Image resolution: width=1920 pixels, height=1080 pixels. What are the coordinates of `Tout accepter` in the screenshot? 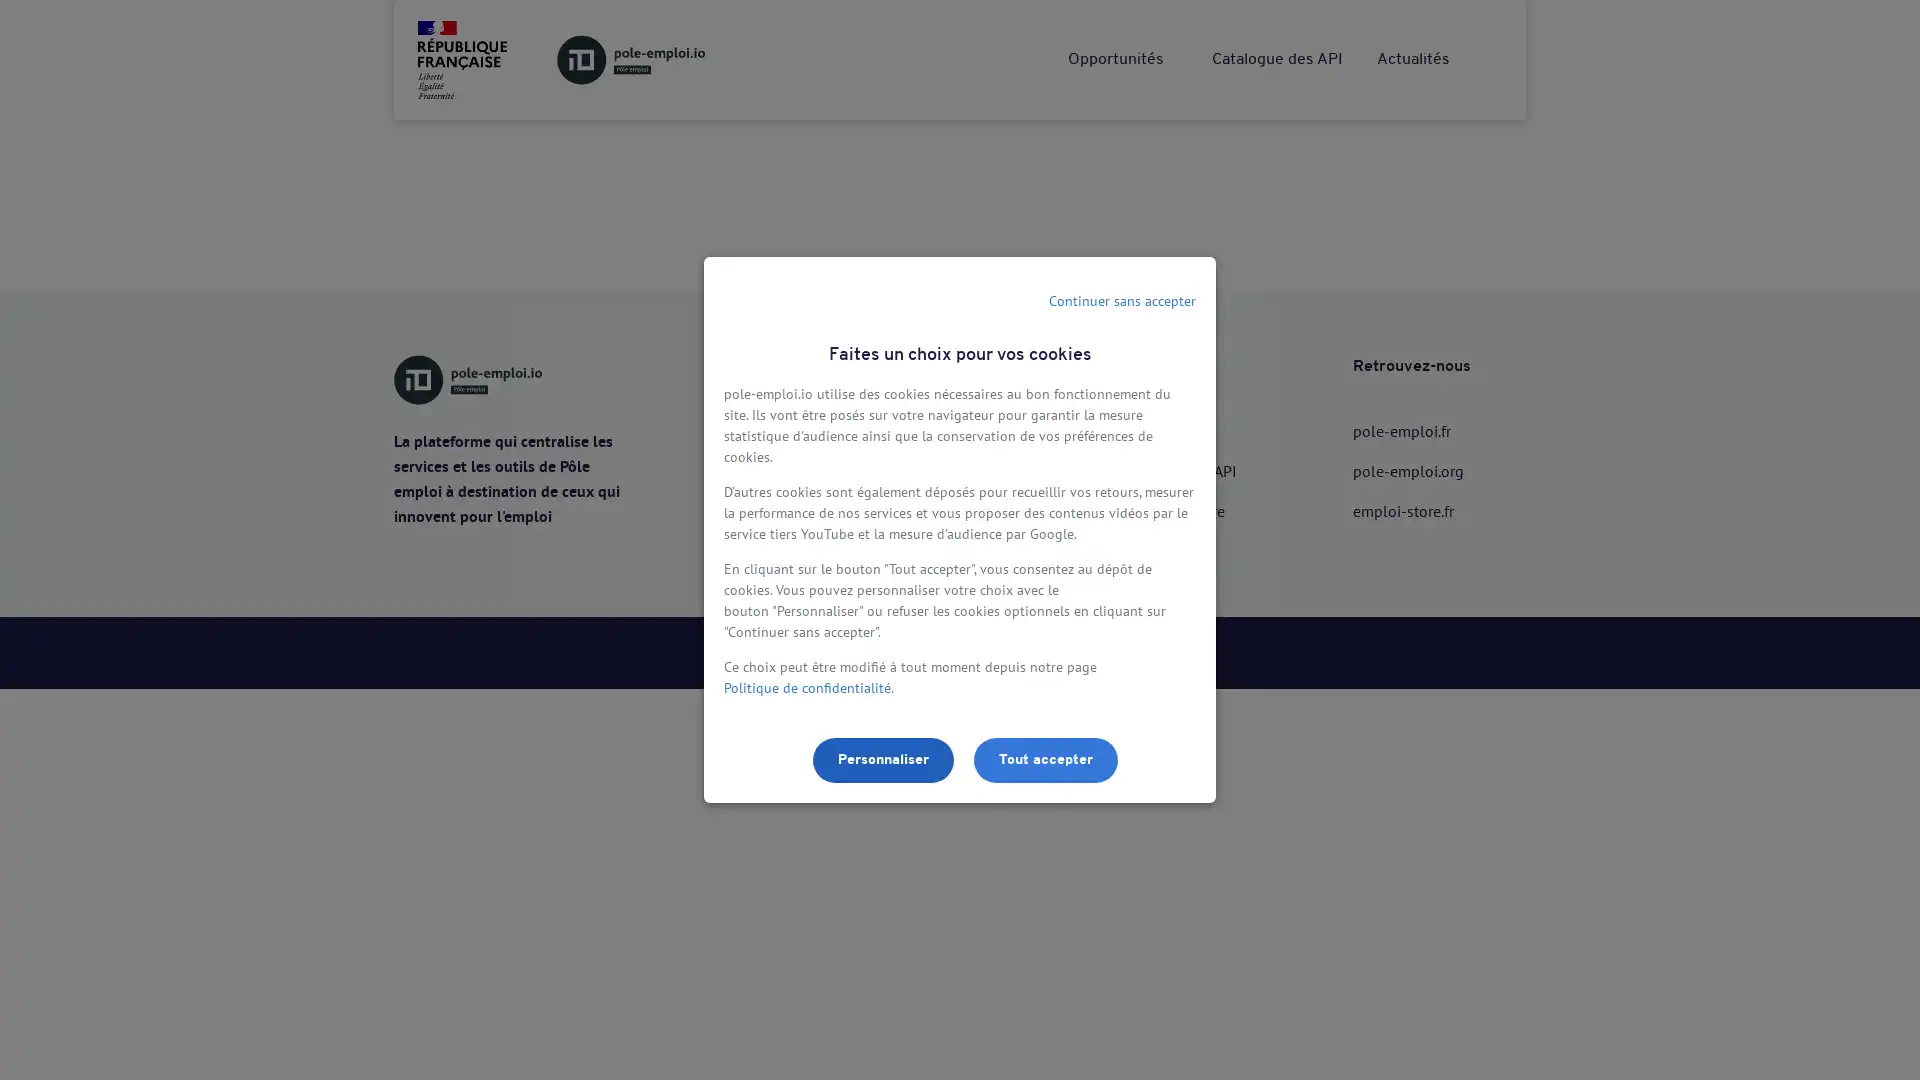 It's located at (1044, 760).